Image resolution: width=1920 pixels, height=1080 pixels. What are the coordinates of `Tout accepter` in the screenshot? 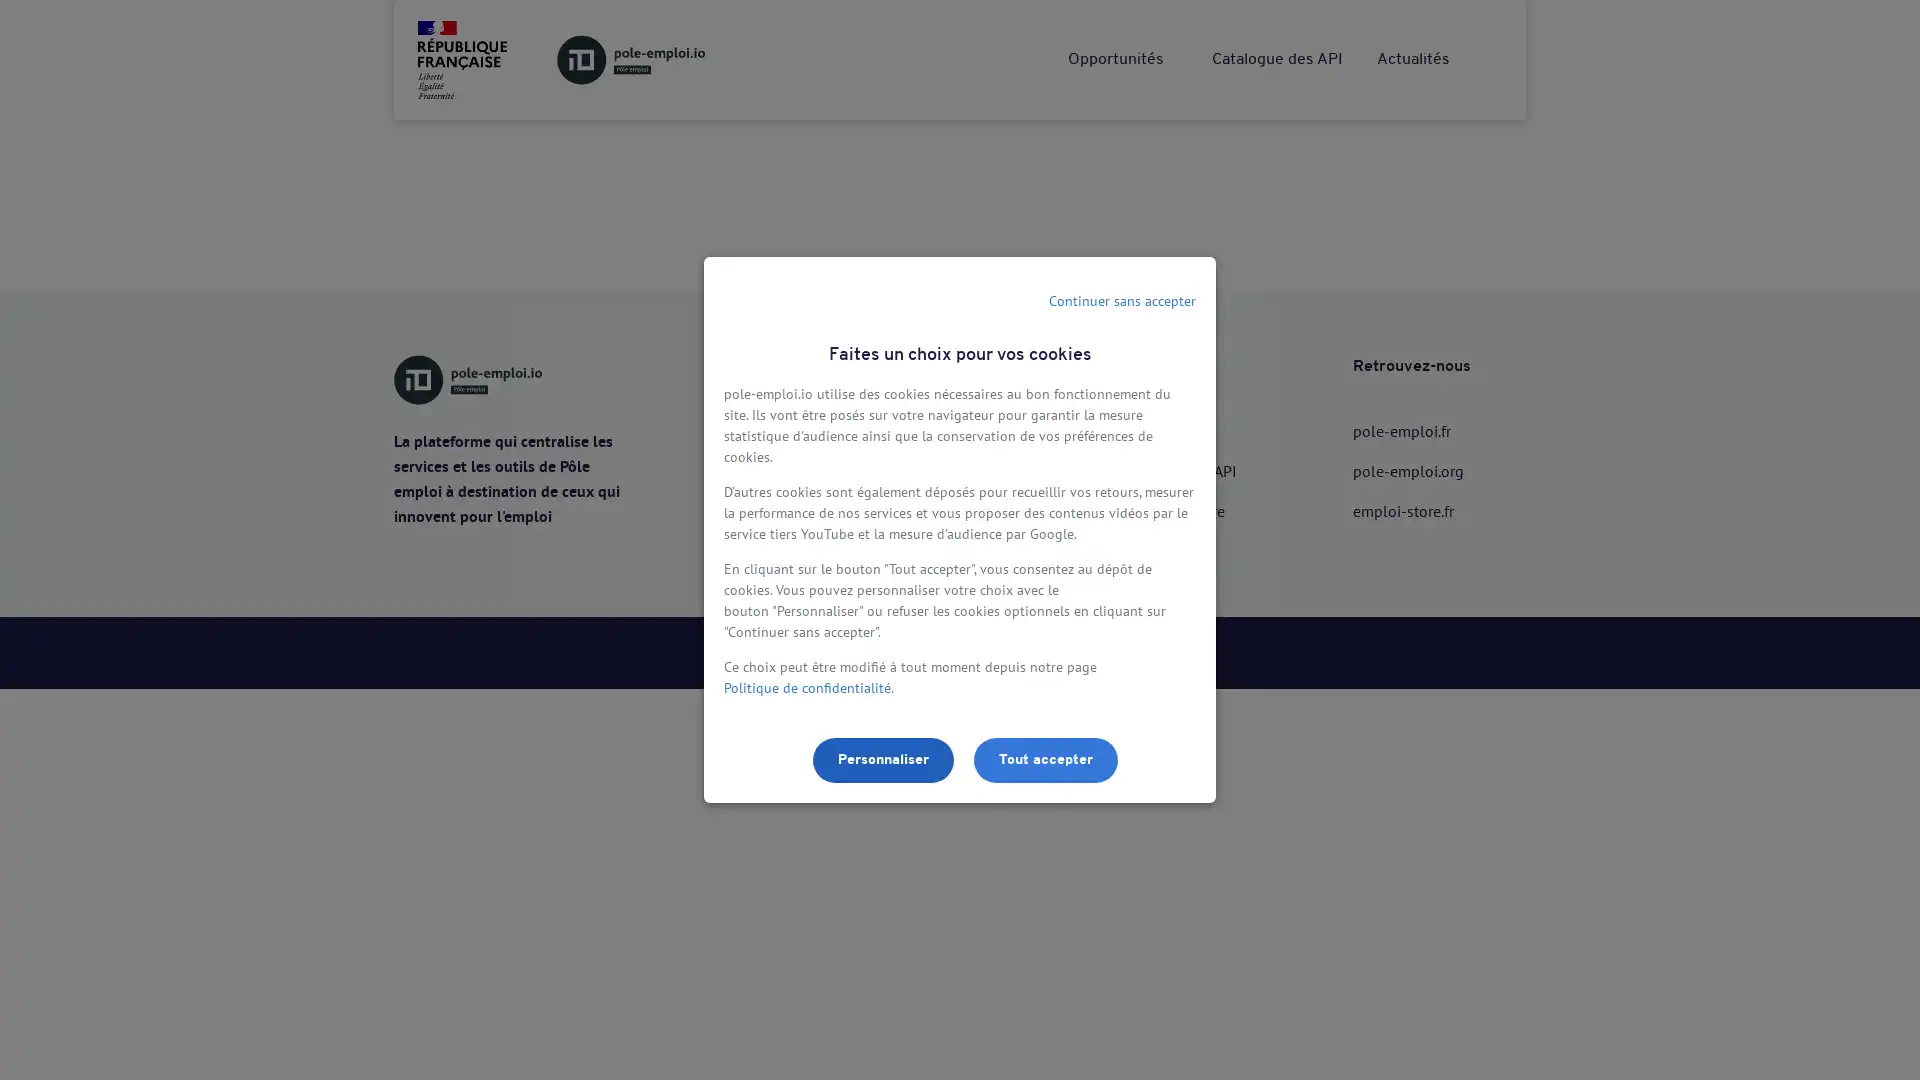 It's located at (1044, 760).